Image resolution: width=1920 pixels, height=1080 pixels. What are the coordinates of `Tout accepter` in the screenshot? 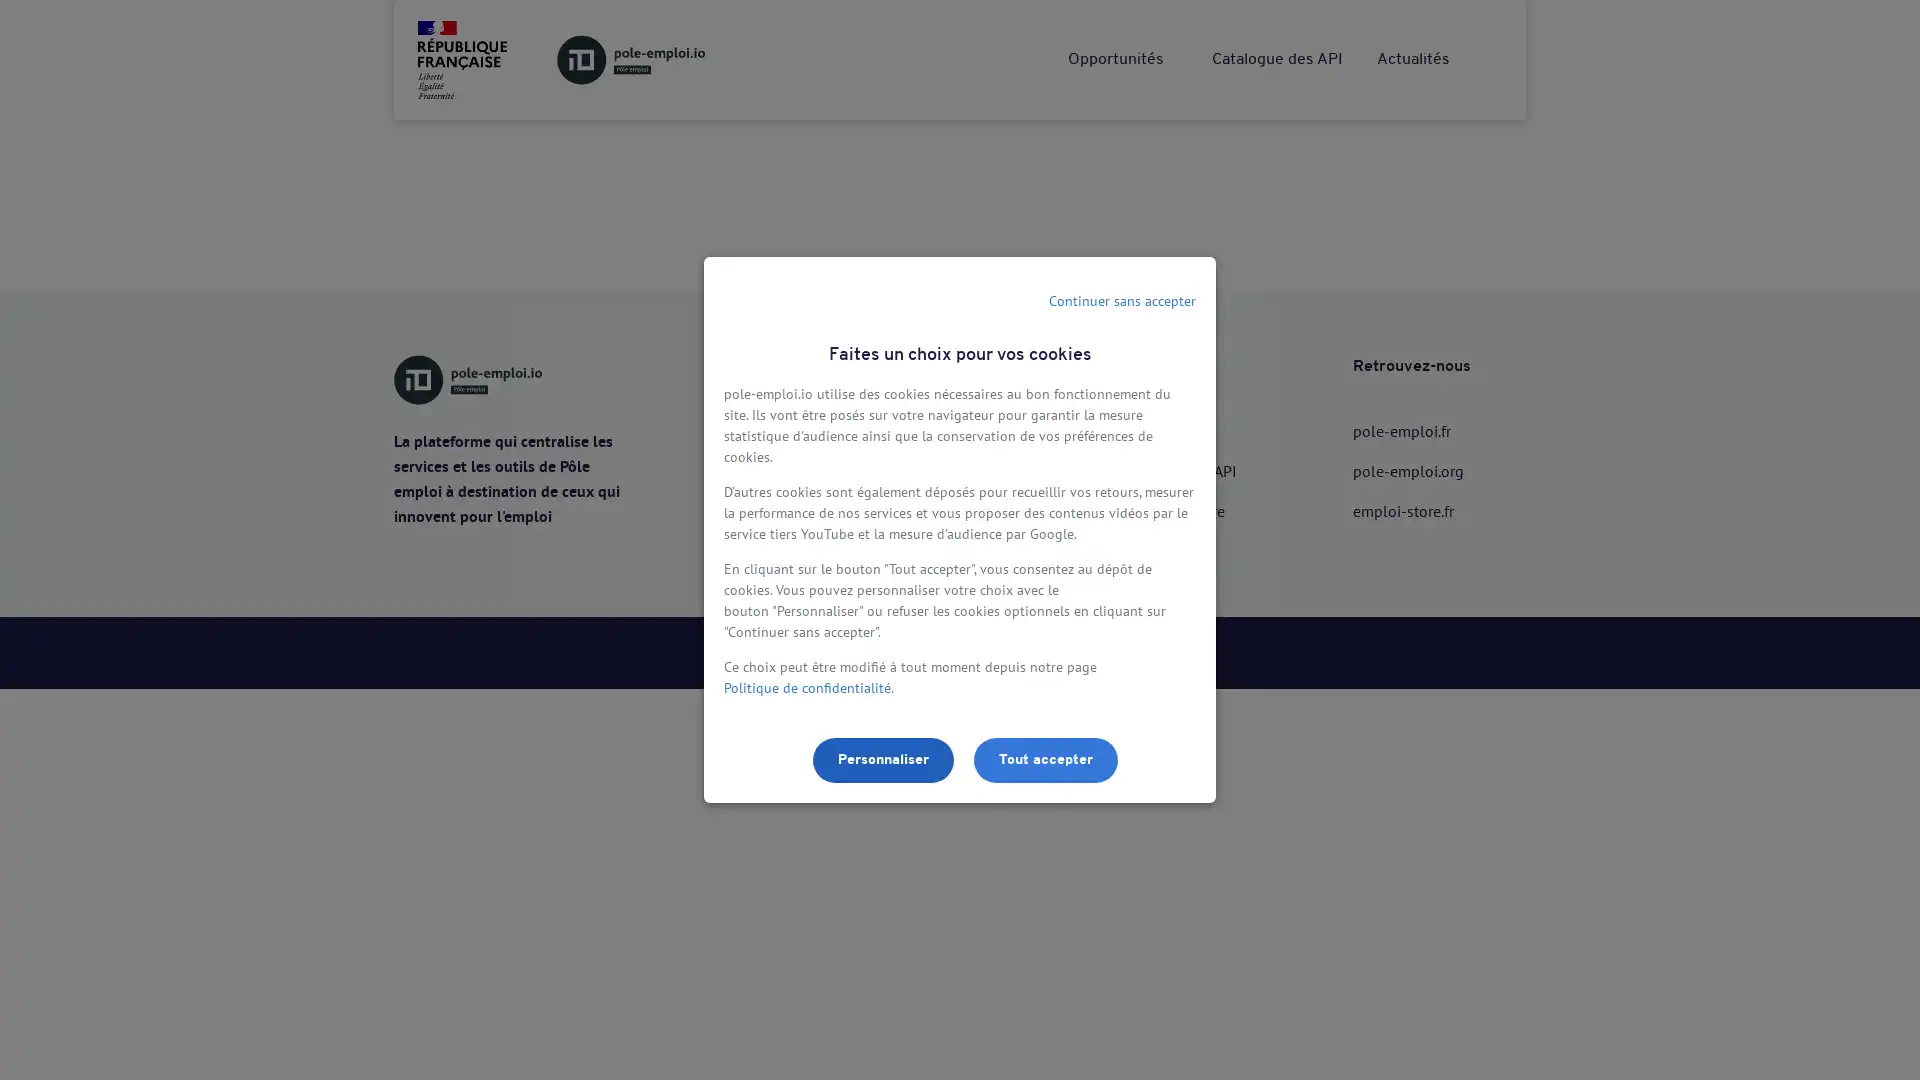 It's located at (1044, 760).